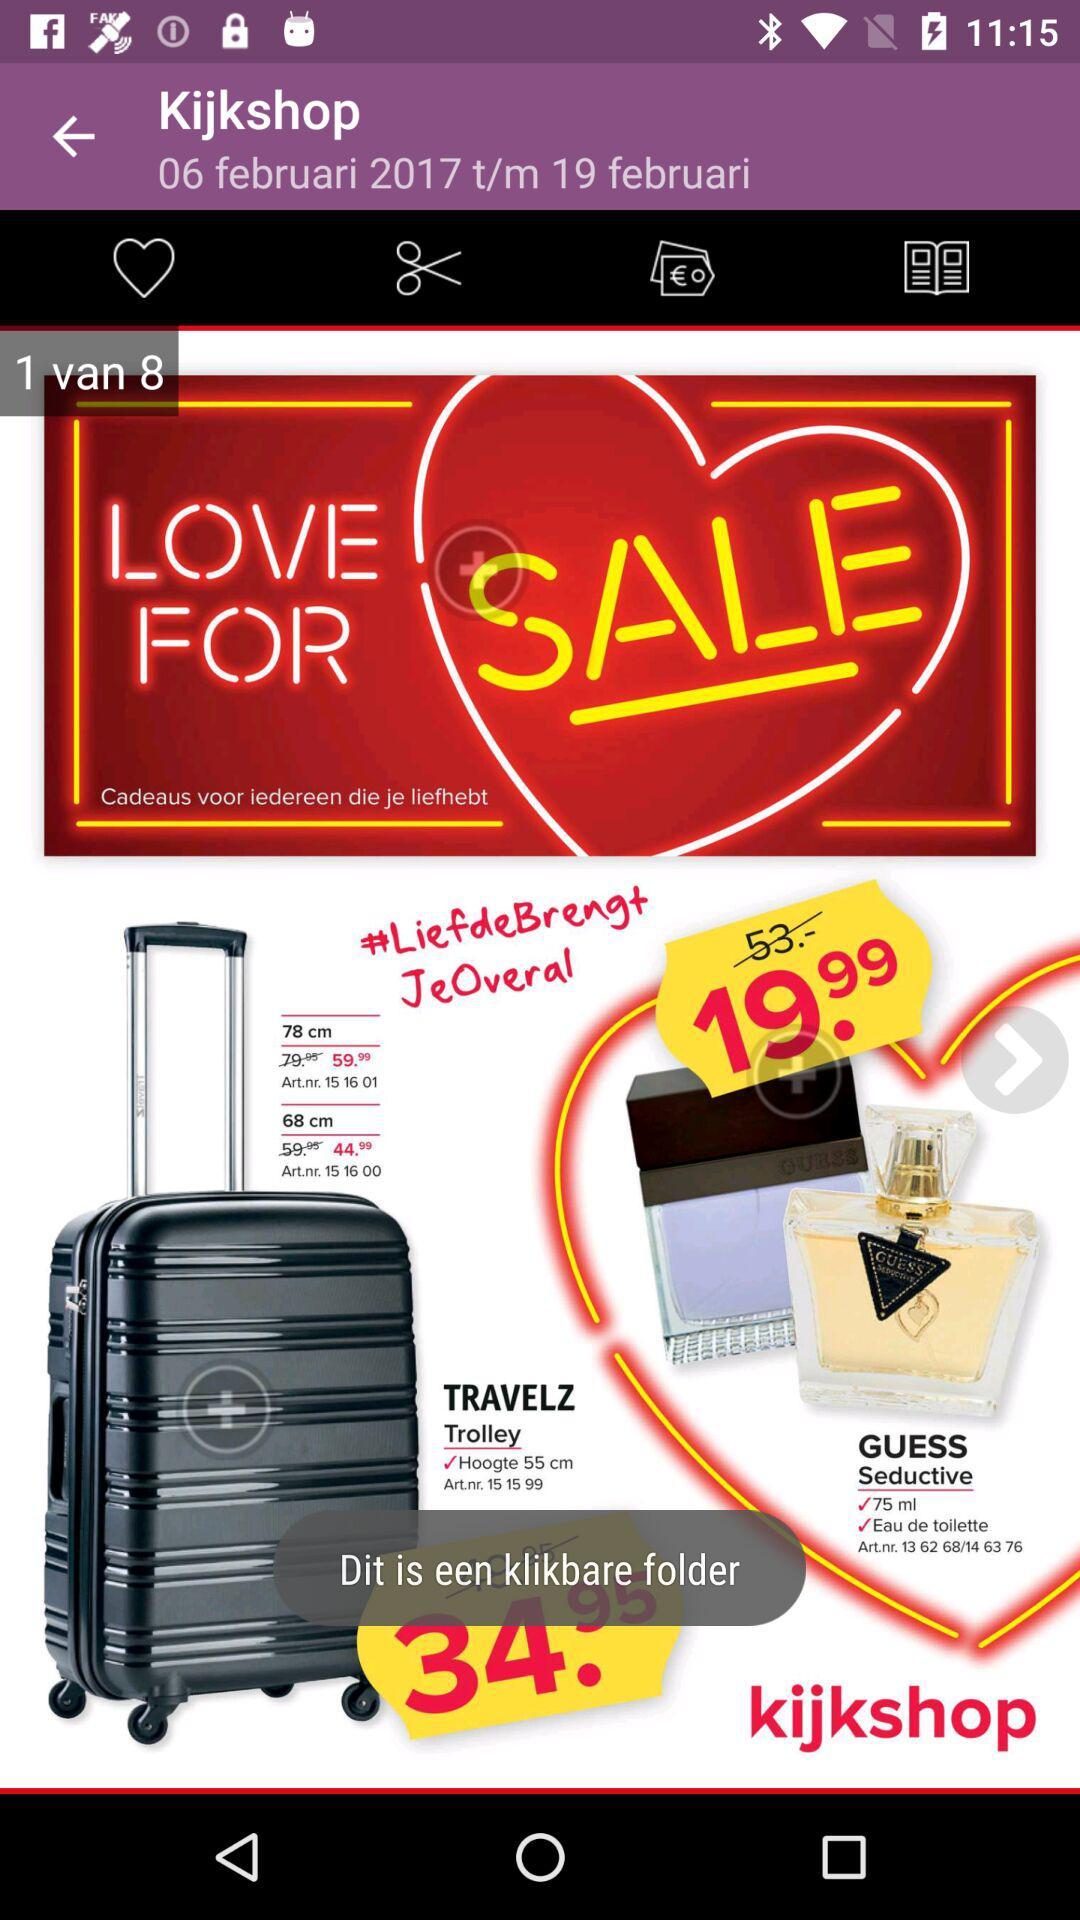 The width and height of the screenshot is (1080, 1920). Describe the element at coordinates (141, 266) in the screenshot. I see `this item` at that location.